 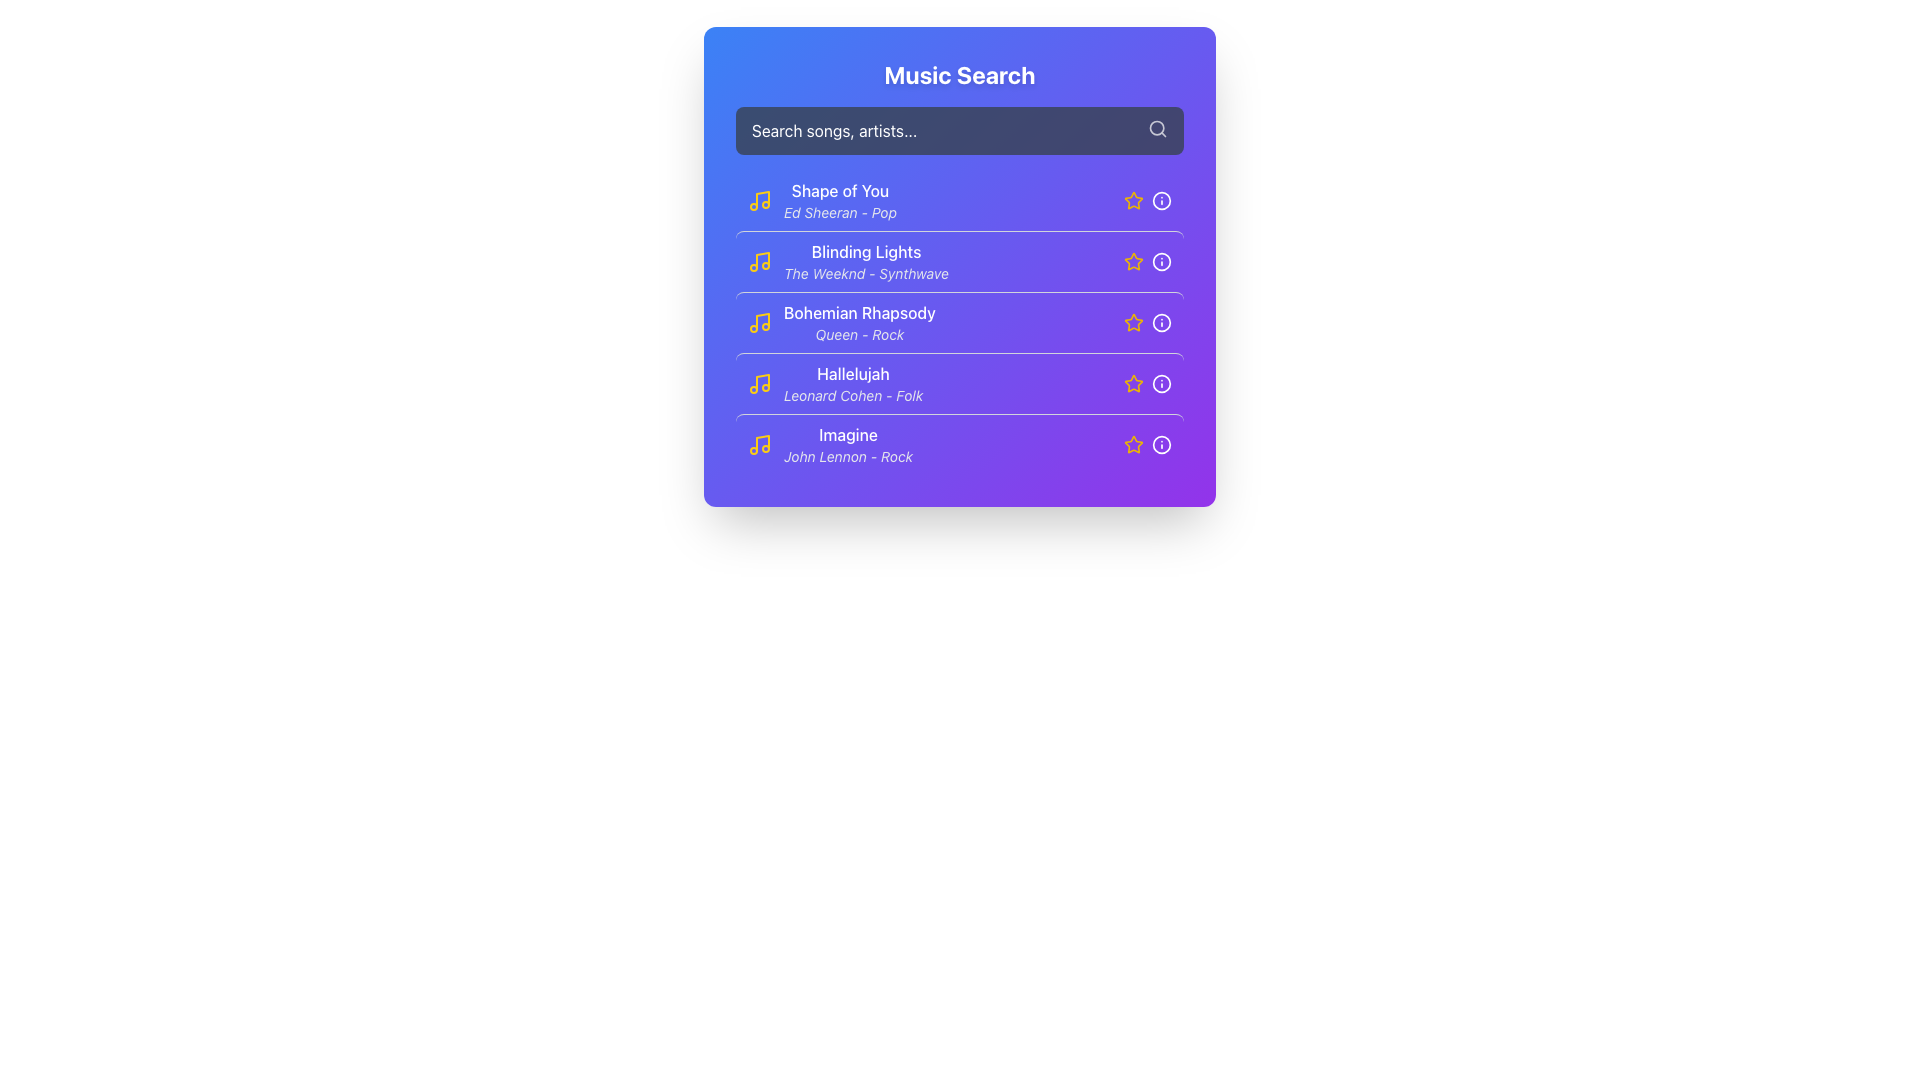 I want to click on the circular white icon adjacent to the 'Bohemian Rhapsody' song entry, so click(x=1161, y=322).